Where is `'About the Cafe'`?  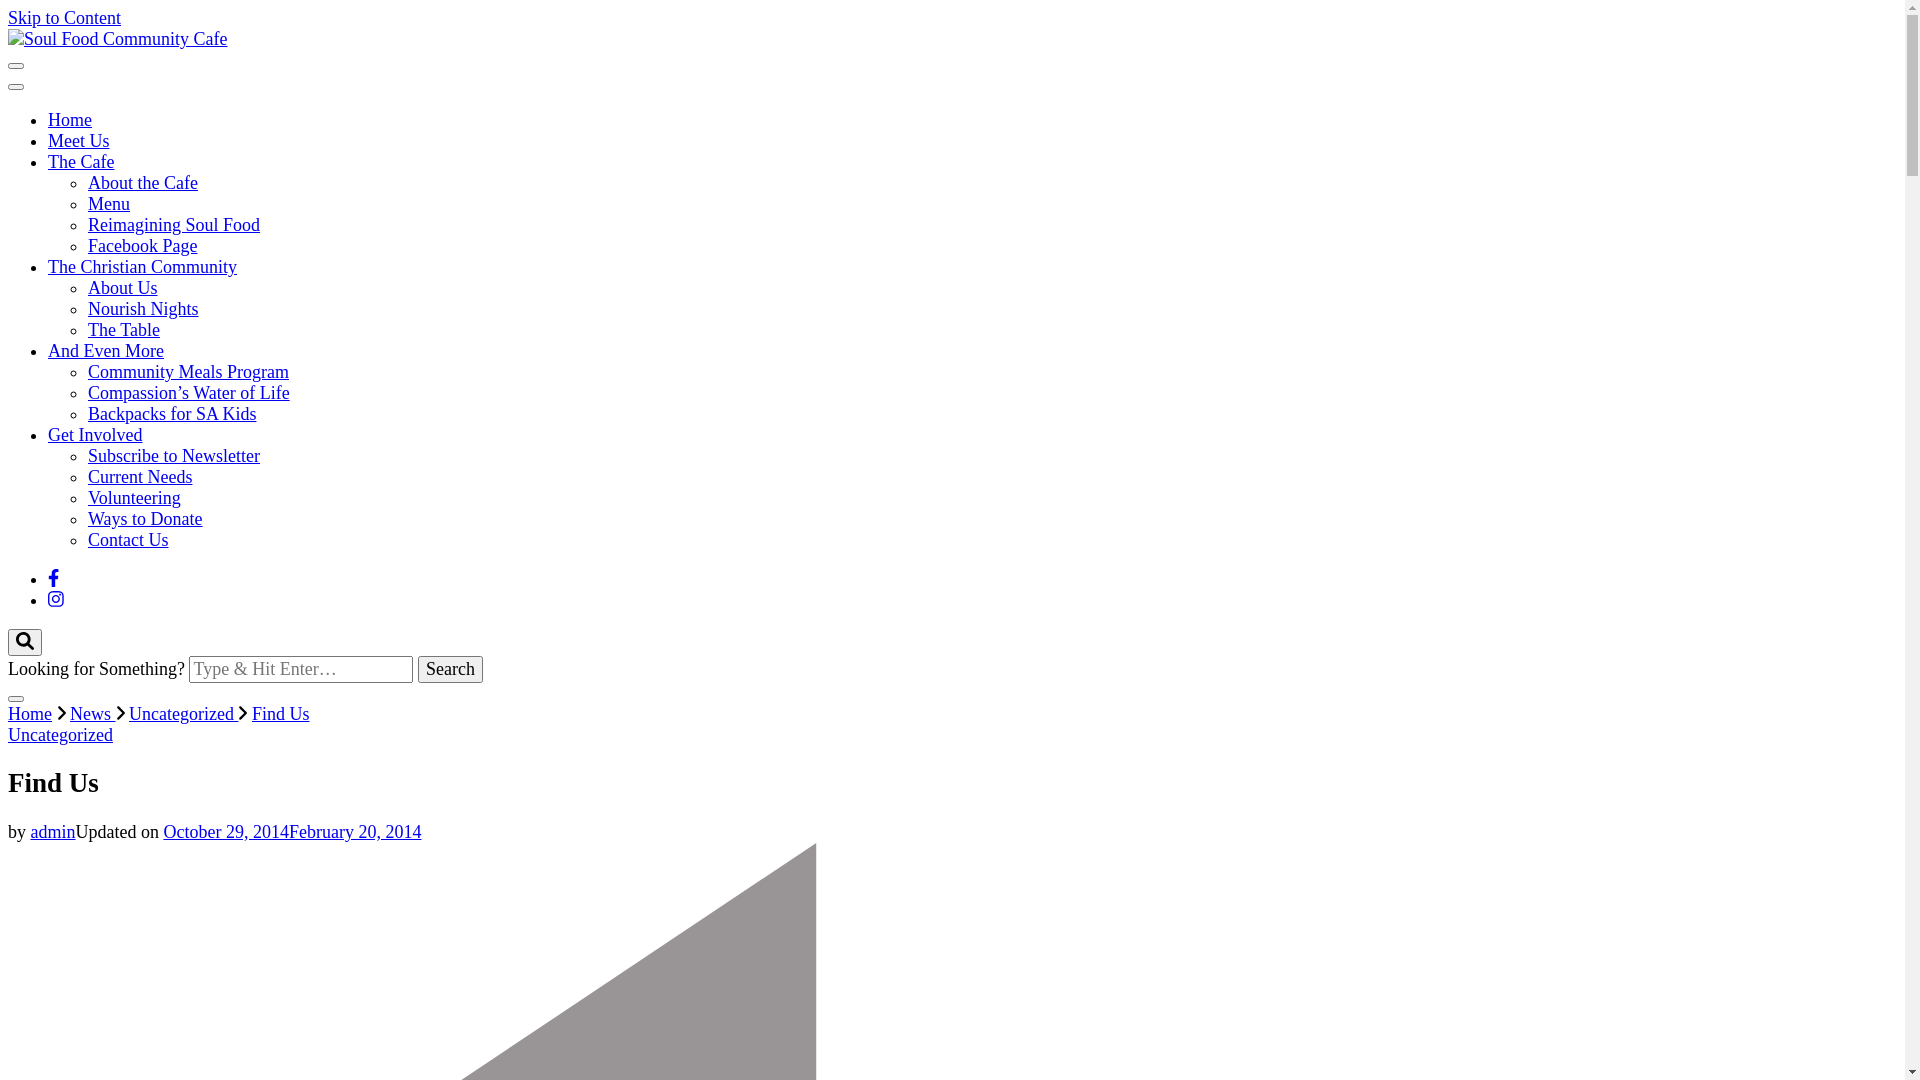 'About the Cafe' is located at coordinates (142, 182).